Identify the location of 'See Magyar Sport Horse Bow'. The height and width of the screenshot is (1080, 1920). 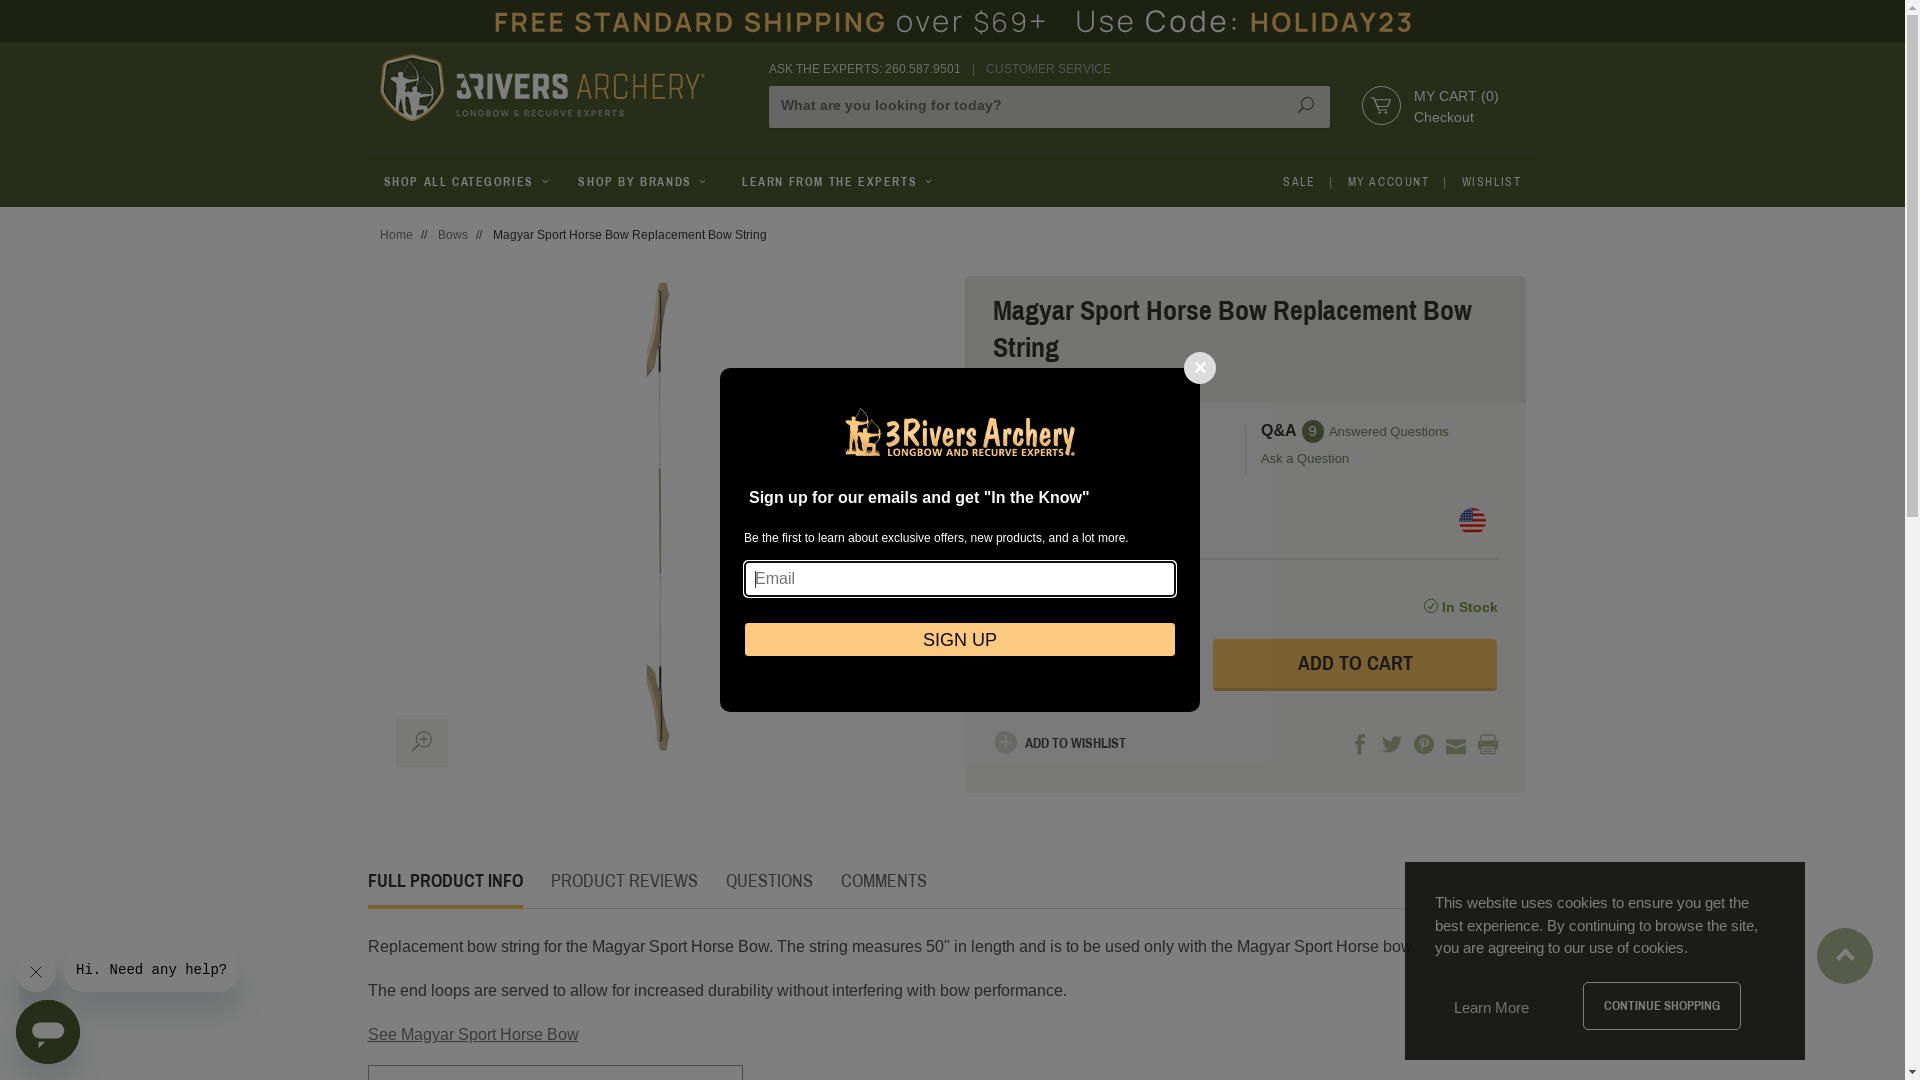
(472, 1034).